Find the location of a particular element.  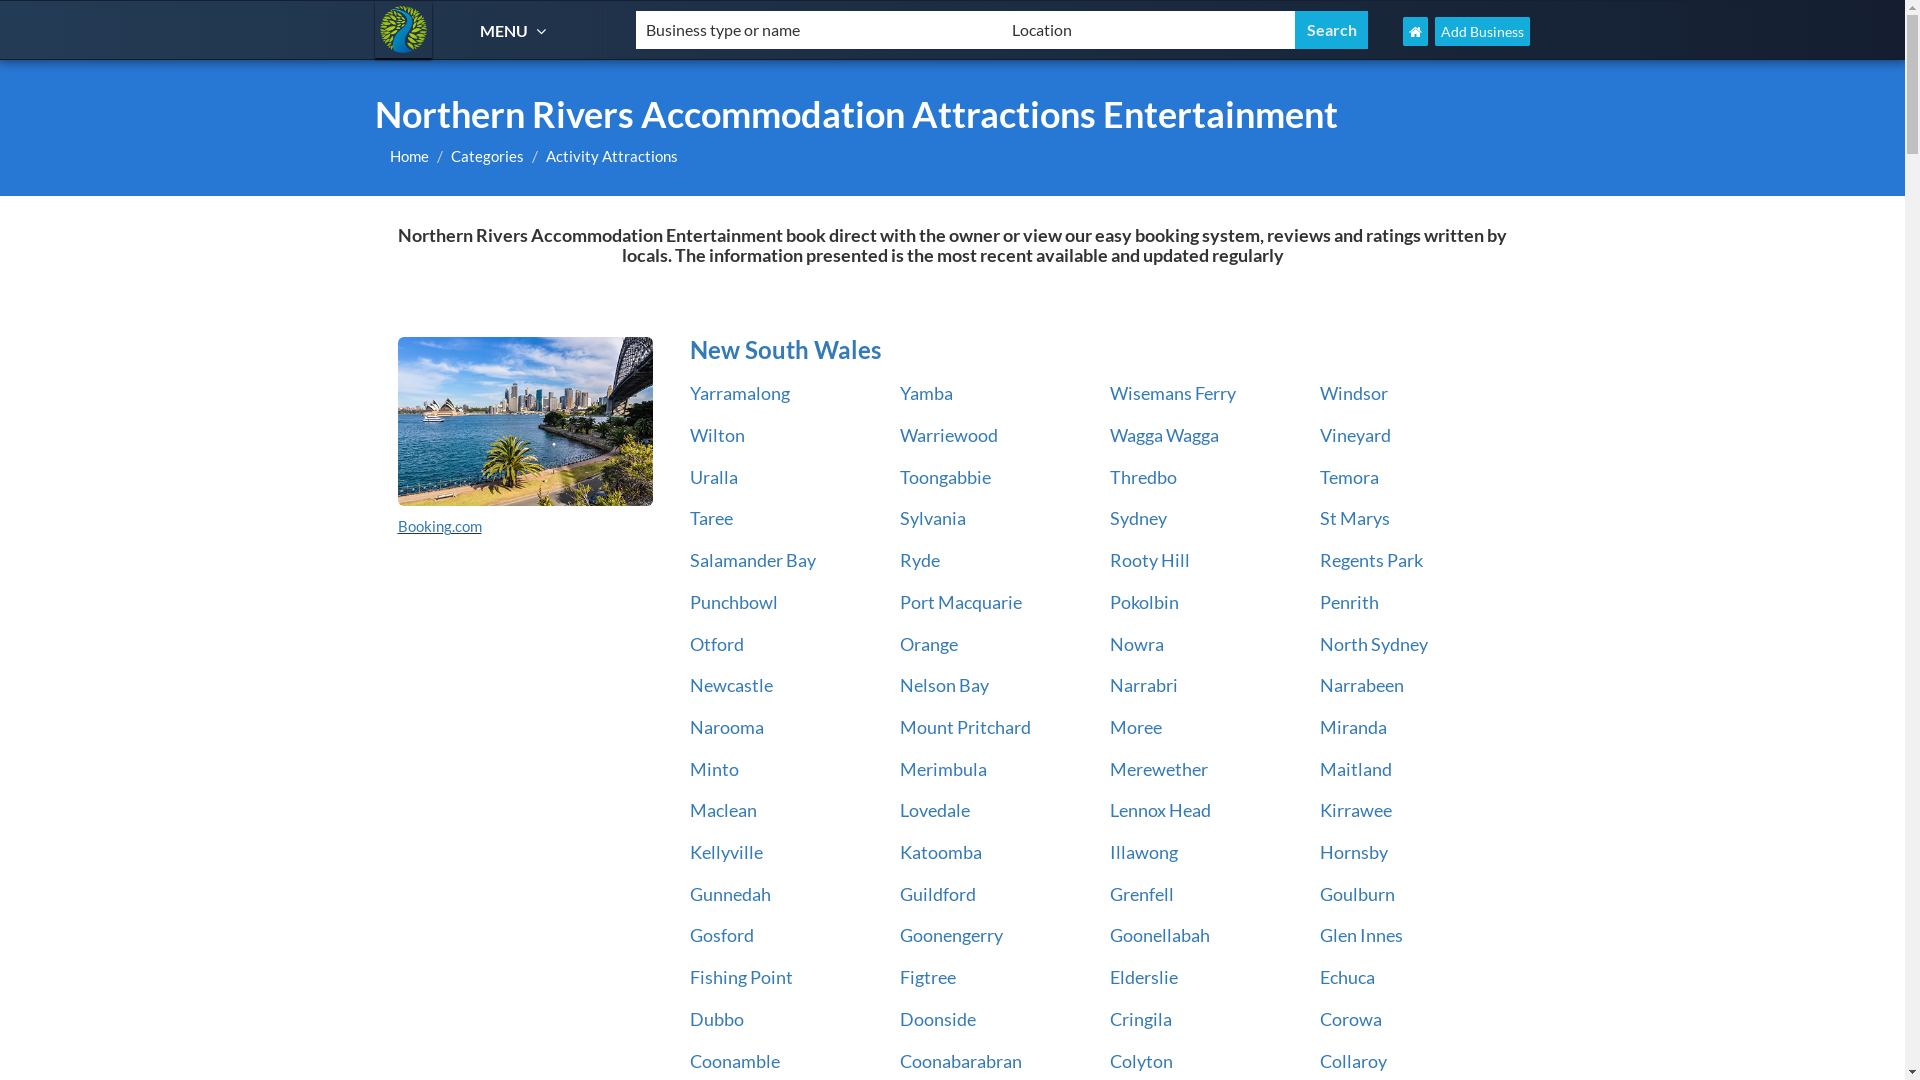

'Warriewood' is located at coordinates (948, 434).